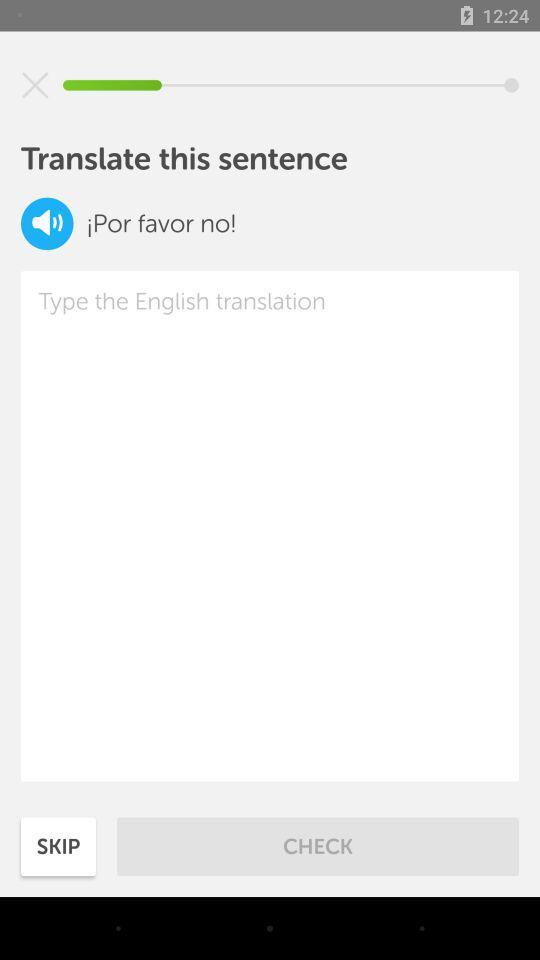 The width and height of the screenshot is (540, 960). Describe the element at coordinates (318, 845) in the screenshot. I see `the item next to the skip` at that location.